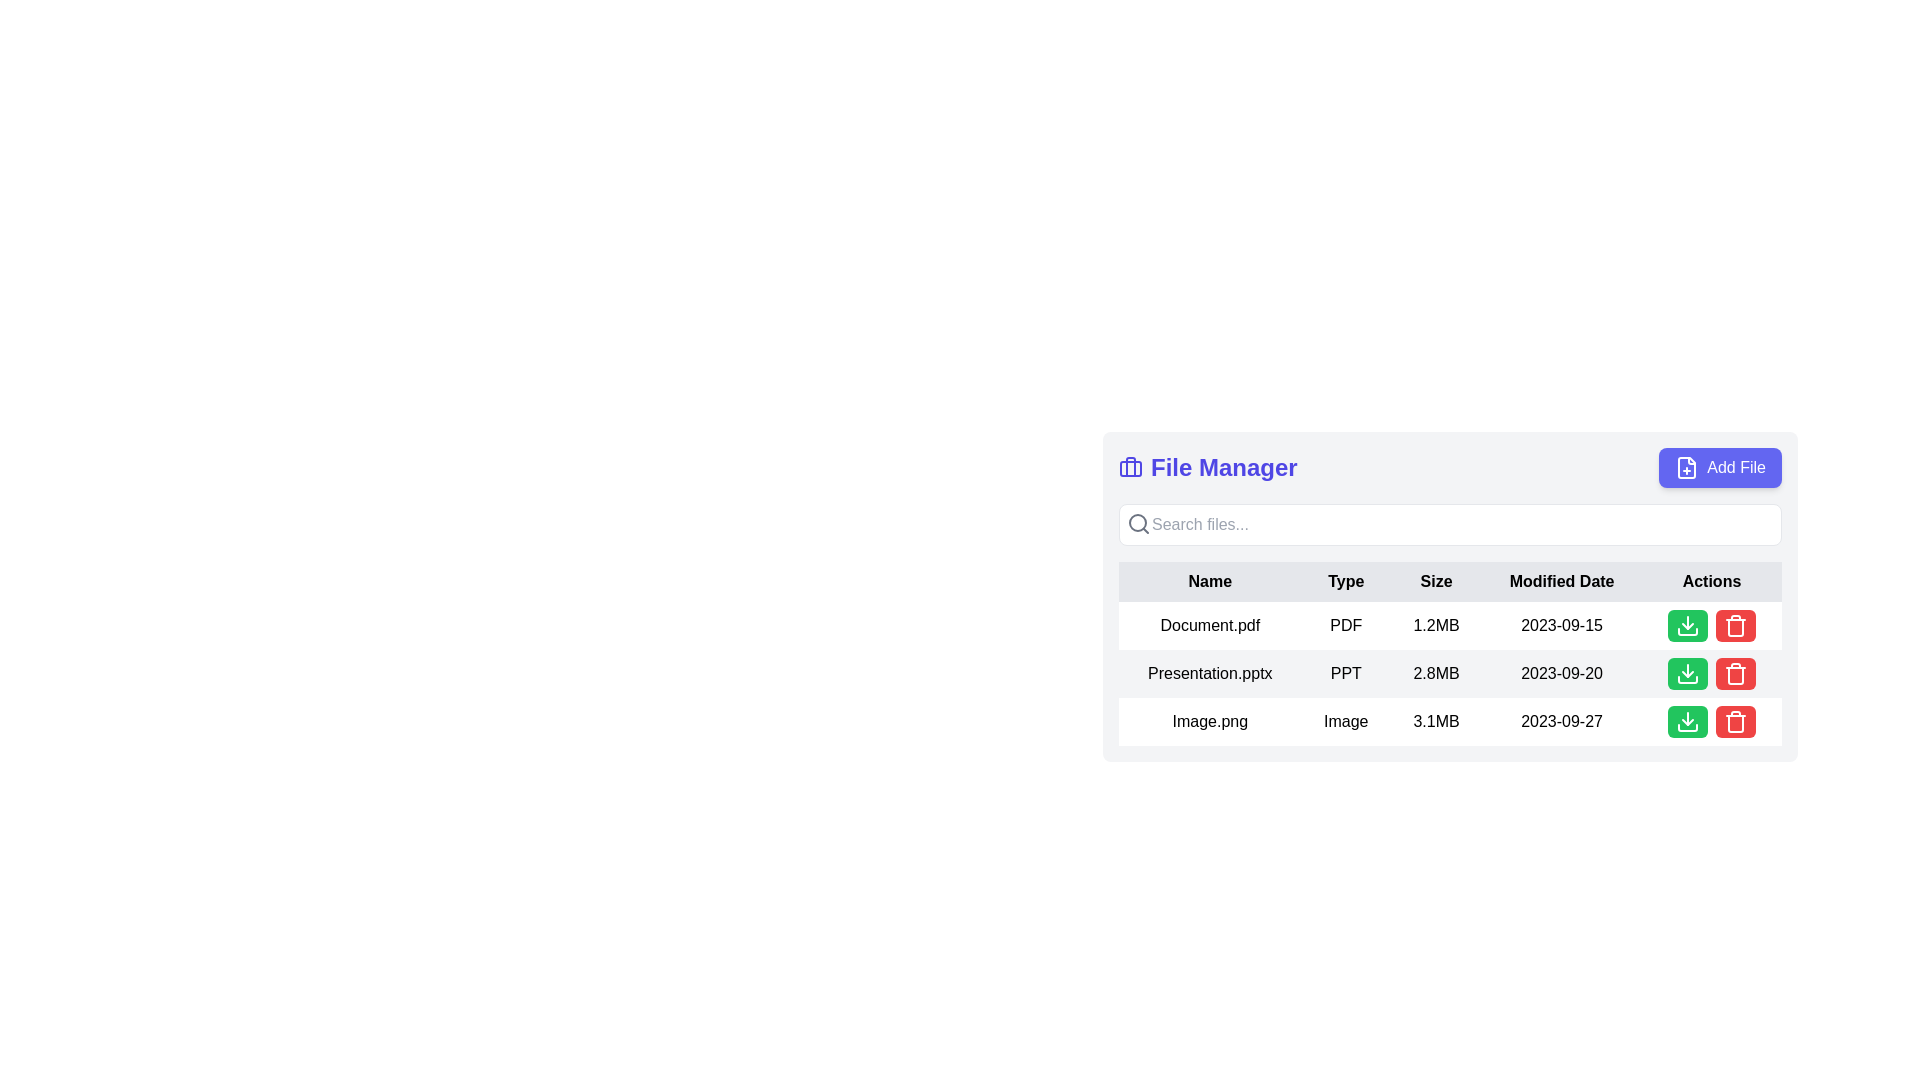 The width and height of the screenshot is (1920, 1080). I want to click on the text element displaying '2023-09-20' located in the 'Modified Date' column of the table for the entry 'Presentation.pptx', so click(1561, 674).